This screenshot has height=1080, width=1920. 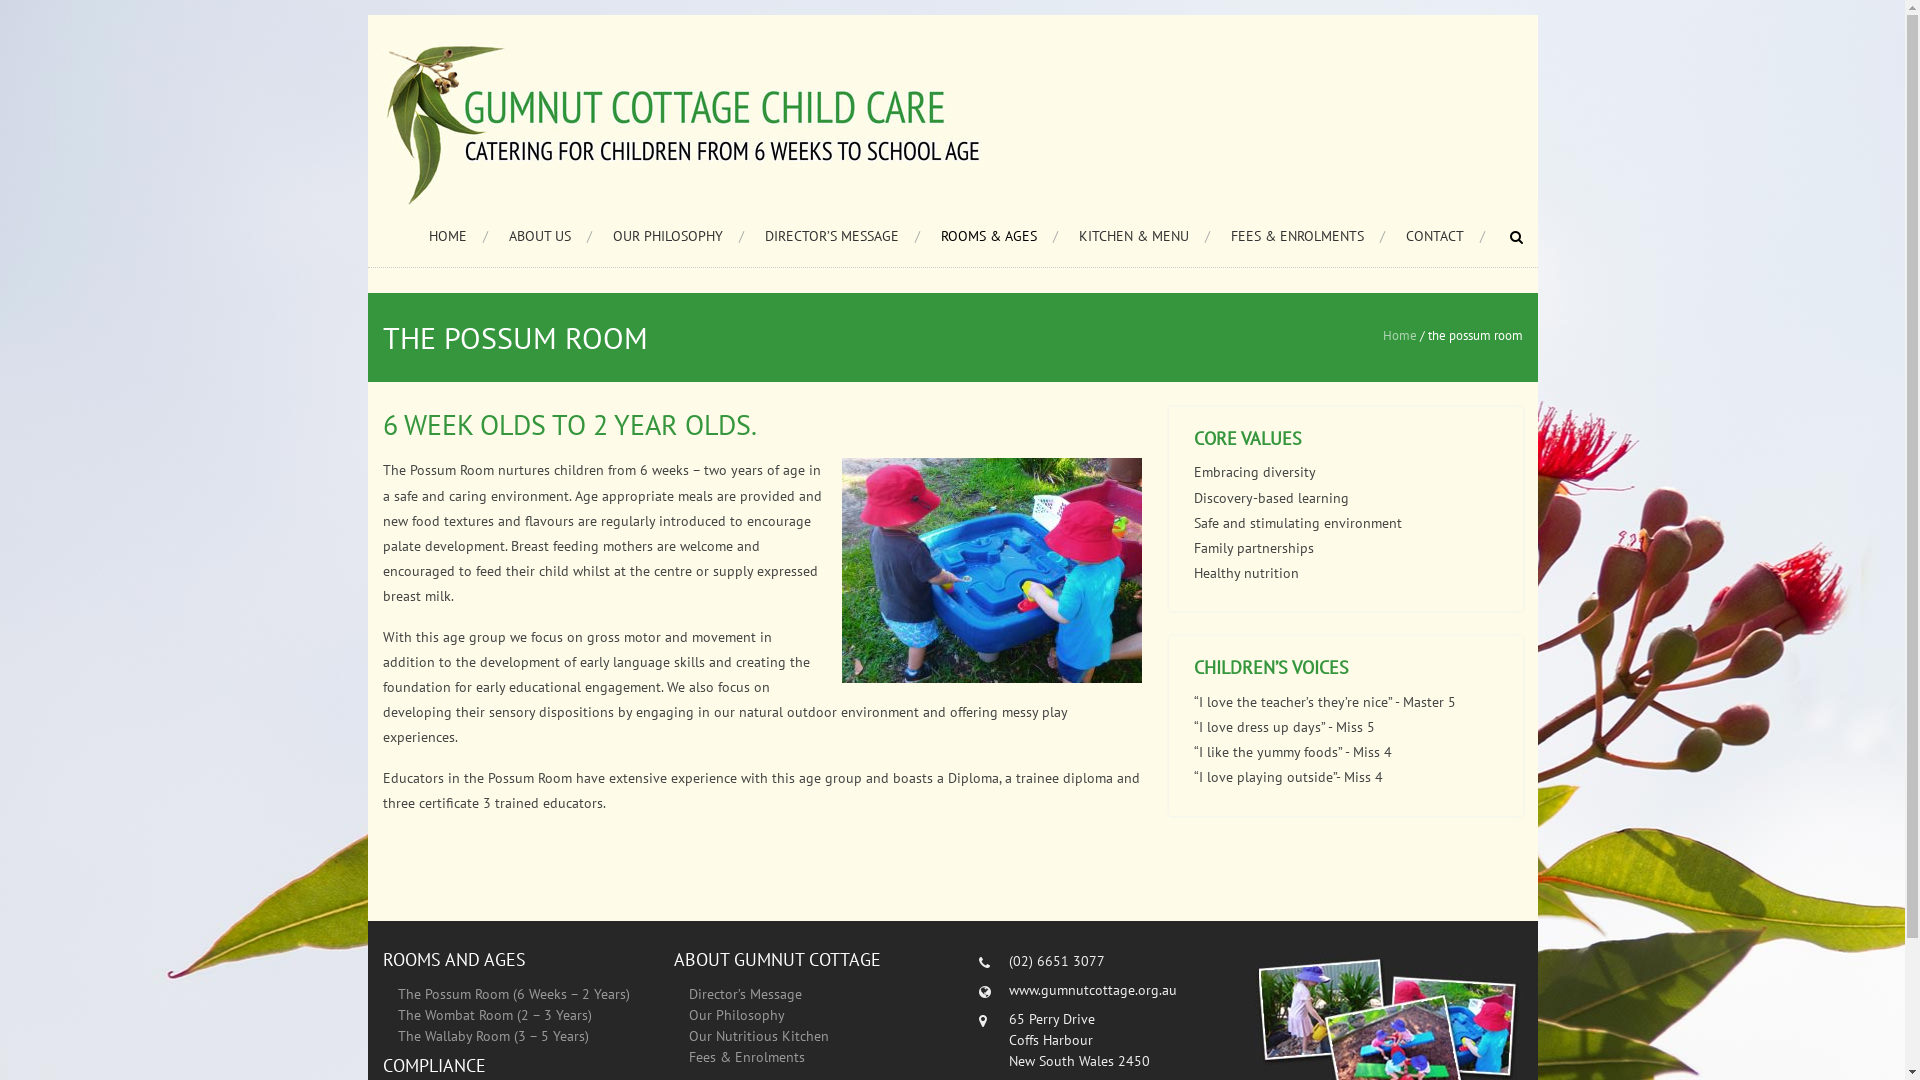 What do you see at coordinates (757, 1035) in the screenshot?
I see `'Our Nutritious Kitchen'` at bounding box center [757, 1035].